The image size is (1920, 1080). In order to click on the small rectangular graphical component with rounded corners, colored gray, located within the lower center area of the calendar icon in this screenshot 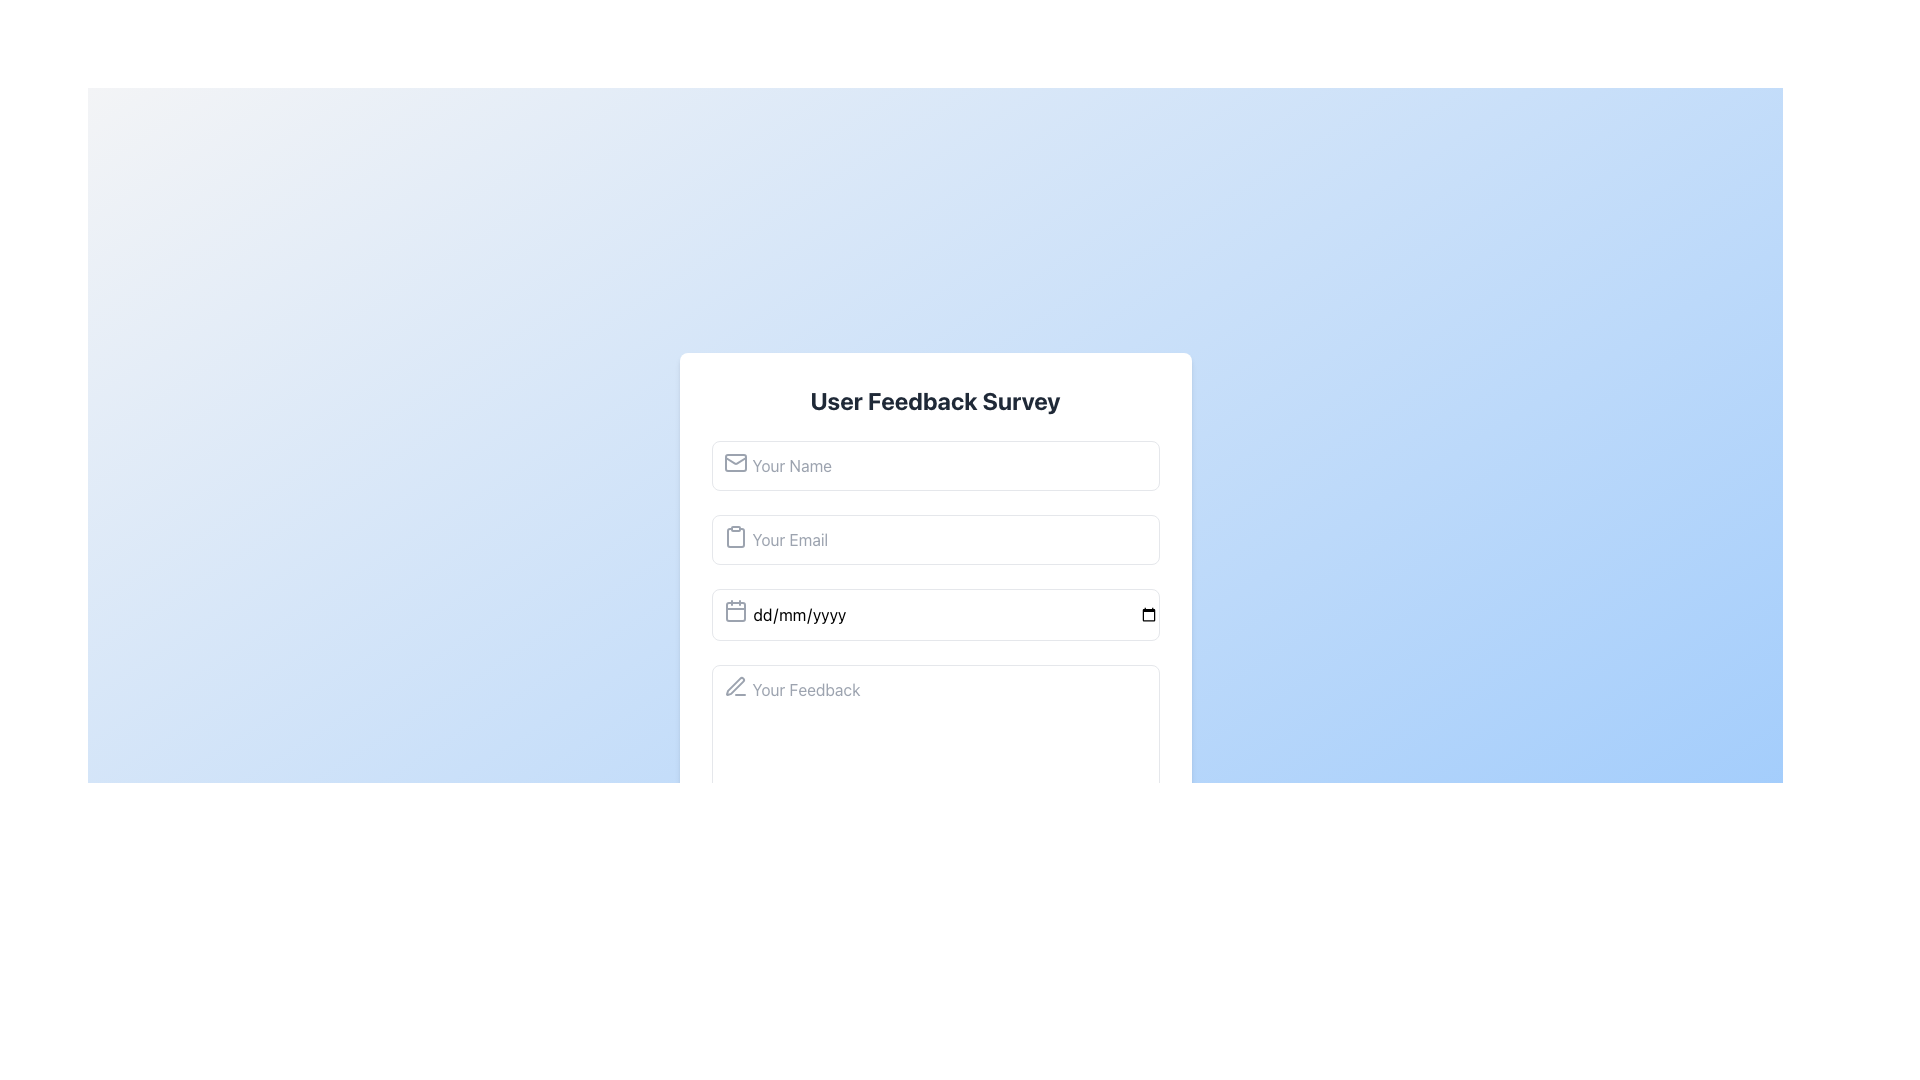, I will do `click(734, 611)`.